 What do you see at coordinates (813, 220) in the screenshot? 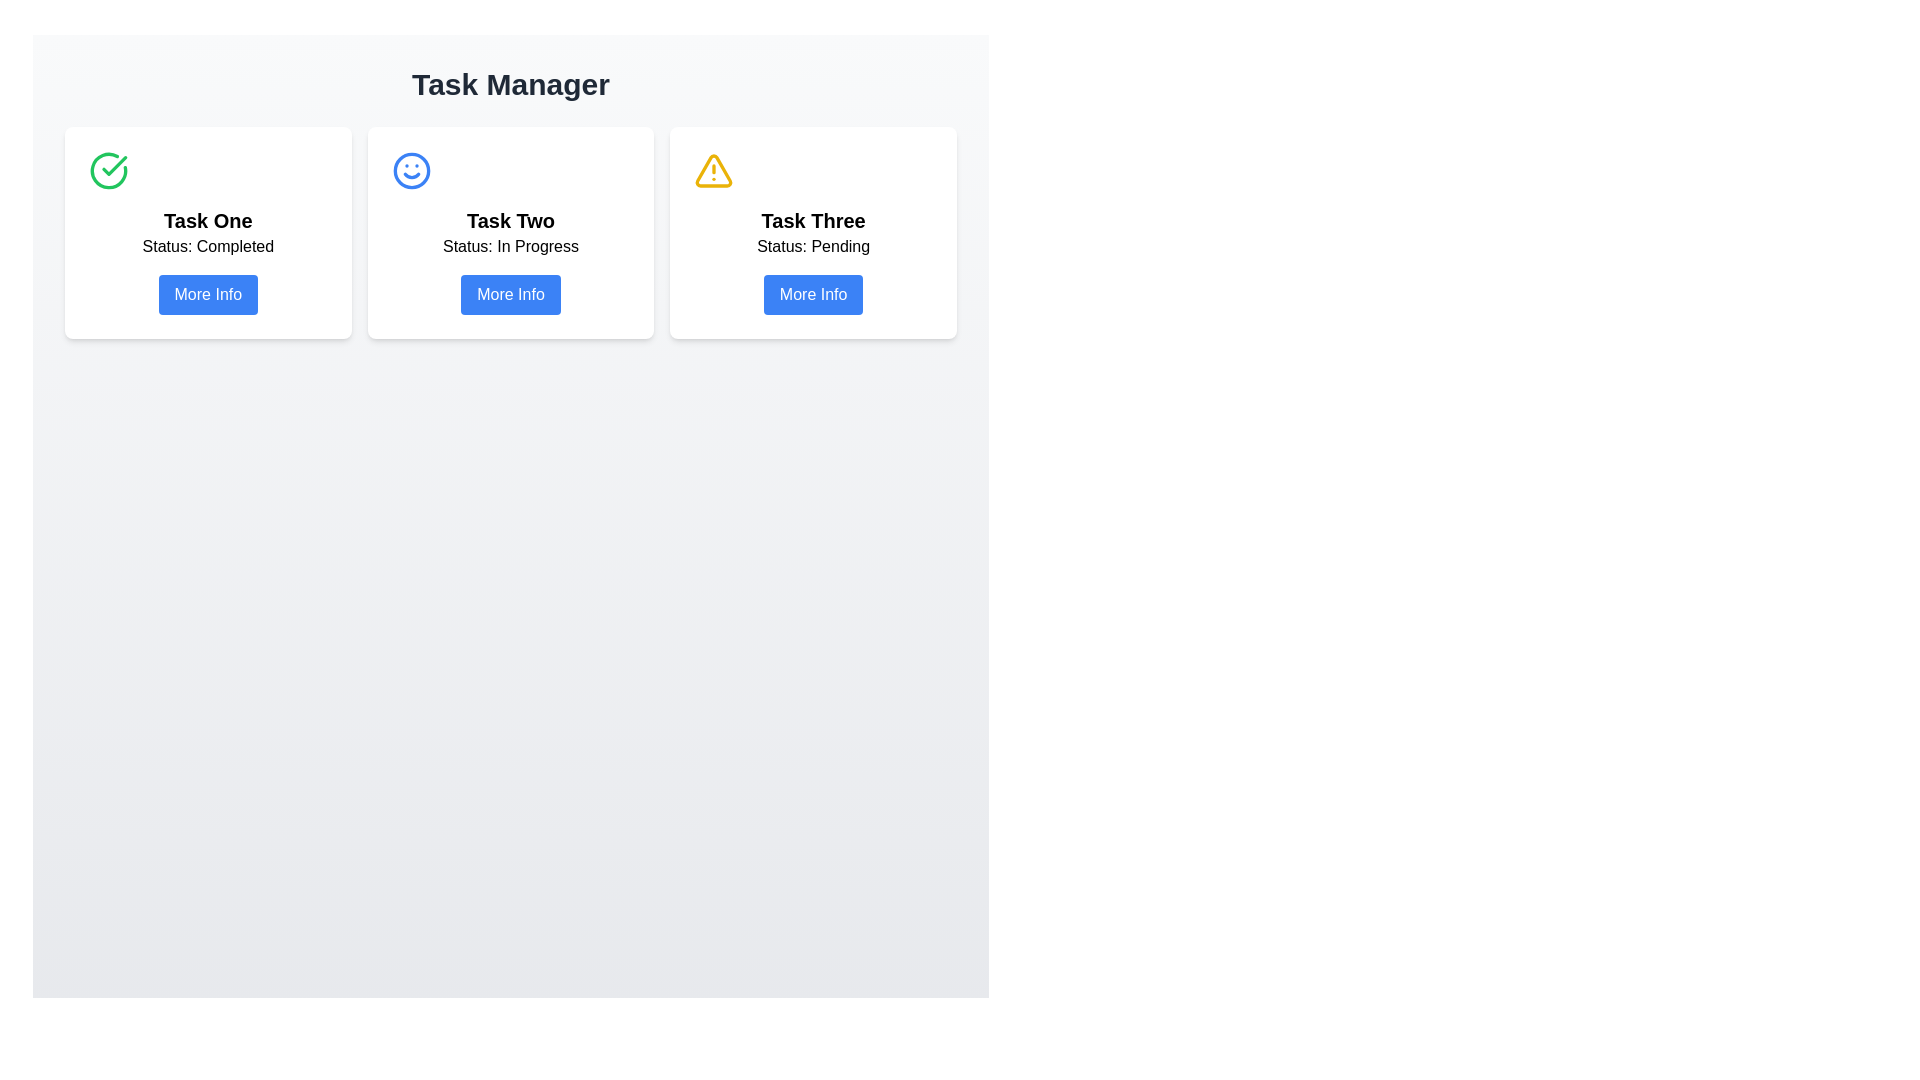
I see `the bold text 'Task Three' which is centrally positioned in a white card on the right side of a three-card layout, below the alert icon and above the text 'Status: Pending'` at bounding box center [813, 220].